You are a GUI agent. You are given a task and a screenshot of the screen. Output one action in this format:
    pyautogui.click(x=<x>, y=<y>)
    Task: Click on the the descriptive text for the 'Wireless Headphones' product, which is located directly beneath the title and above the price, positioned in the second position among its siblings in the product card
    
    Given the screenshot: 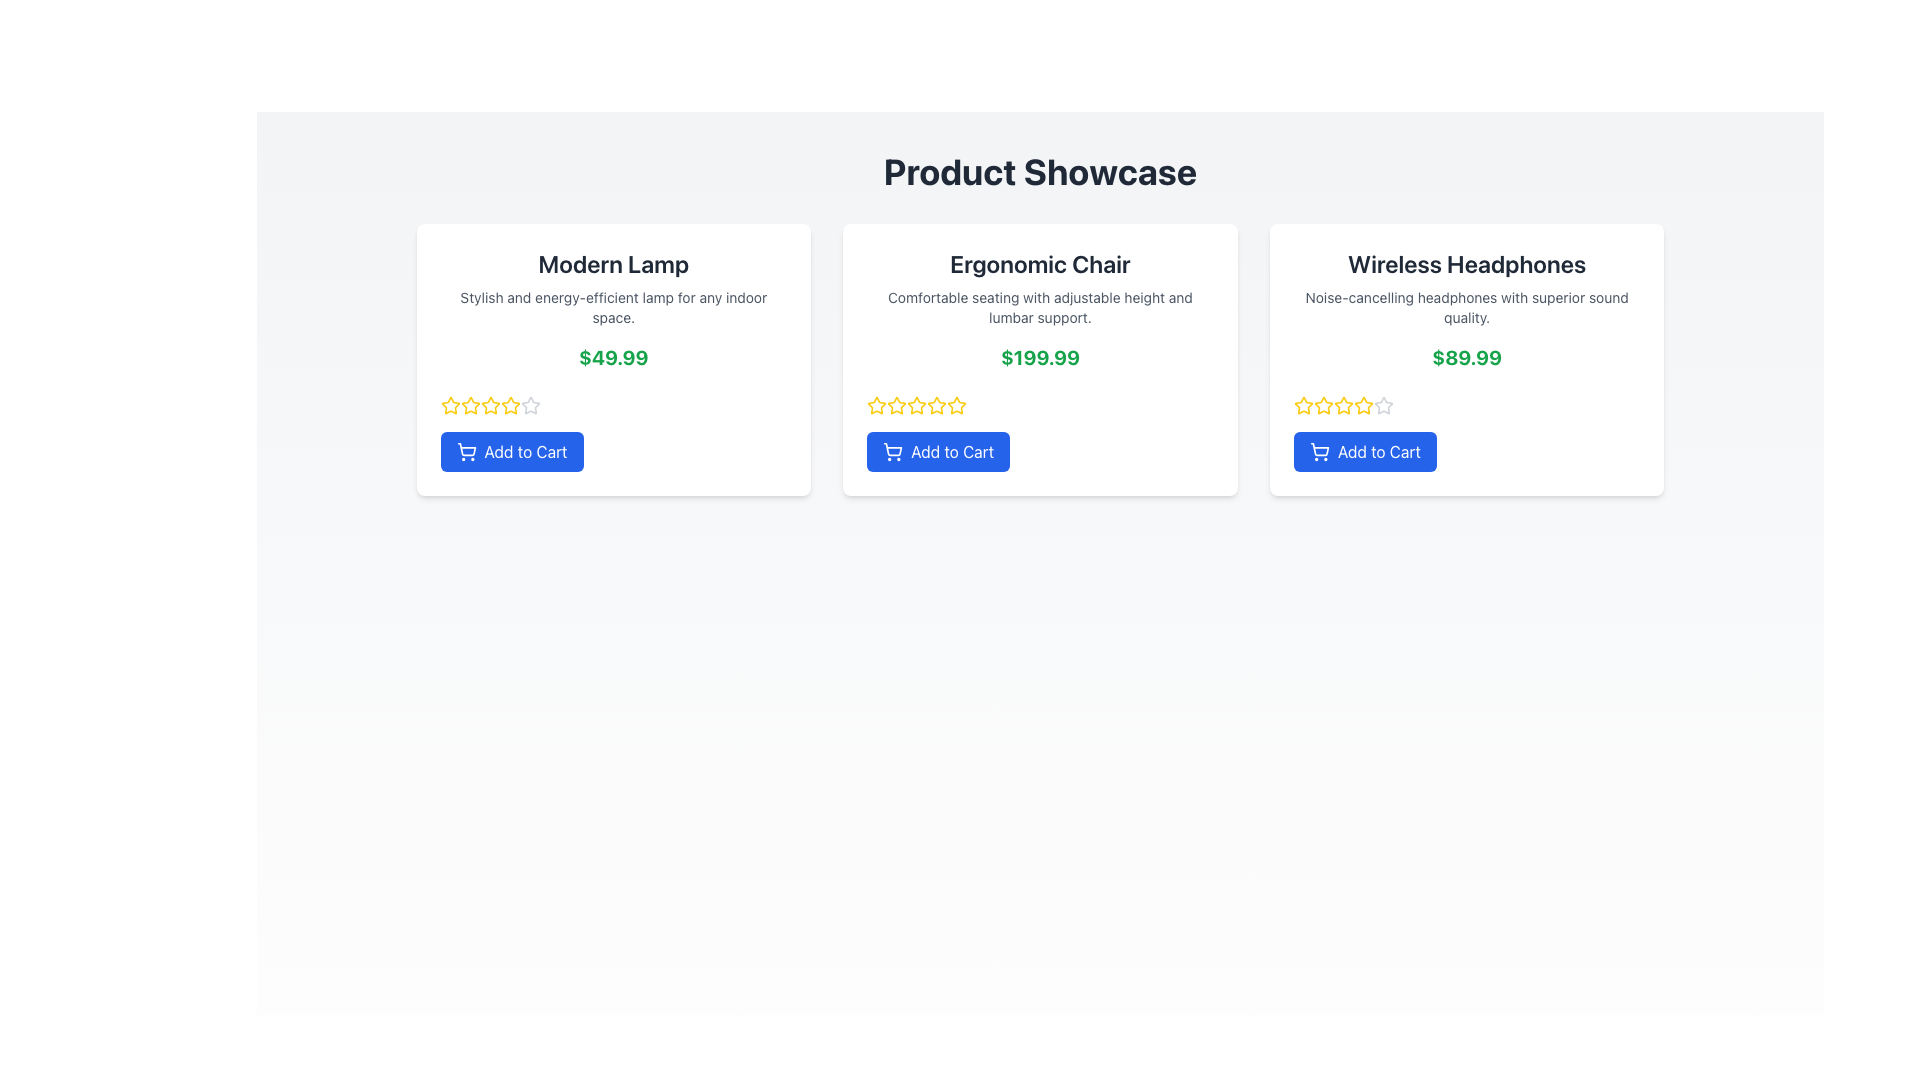 What is the action you would take?
    pyautogui.click(x=1467, y=308)
    